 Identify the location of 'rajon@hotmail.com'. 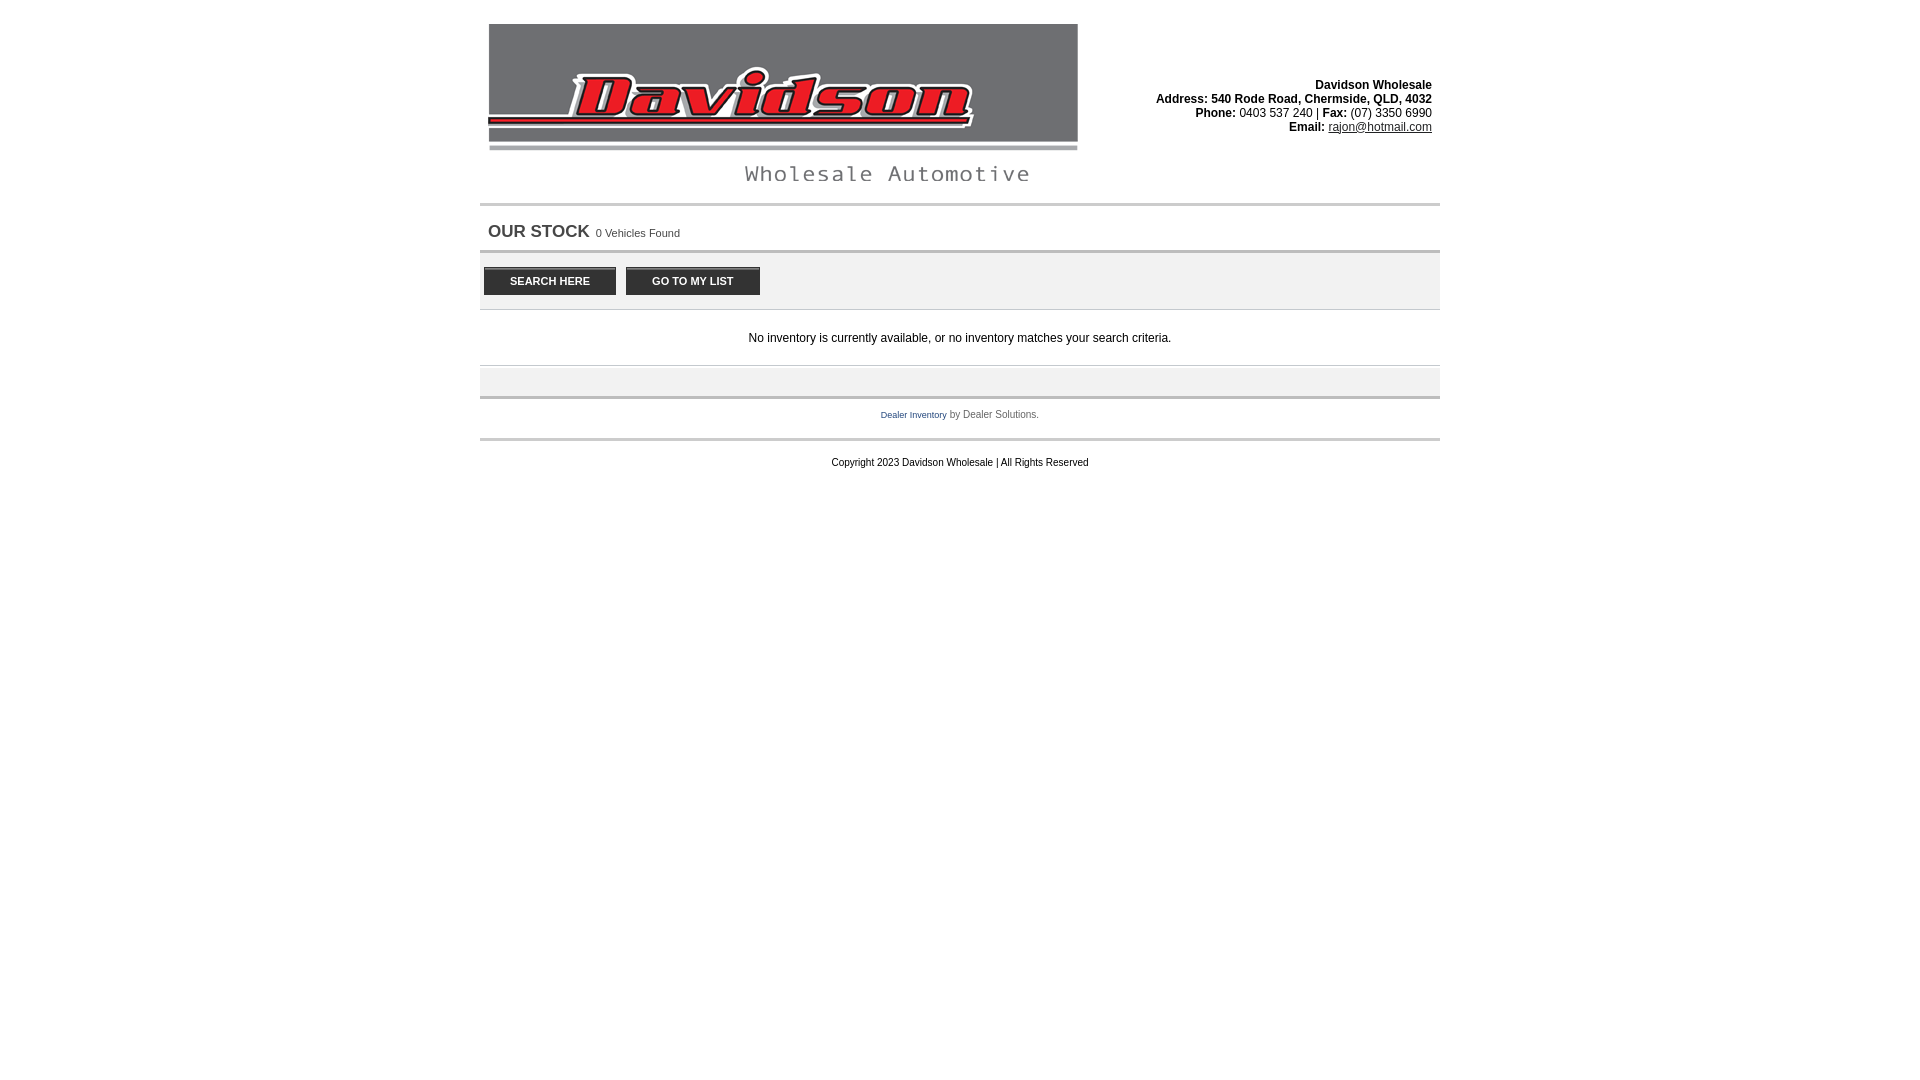
(1328, 127).